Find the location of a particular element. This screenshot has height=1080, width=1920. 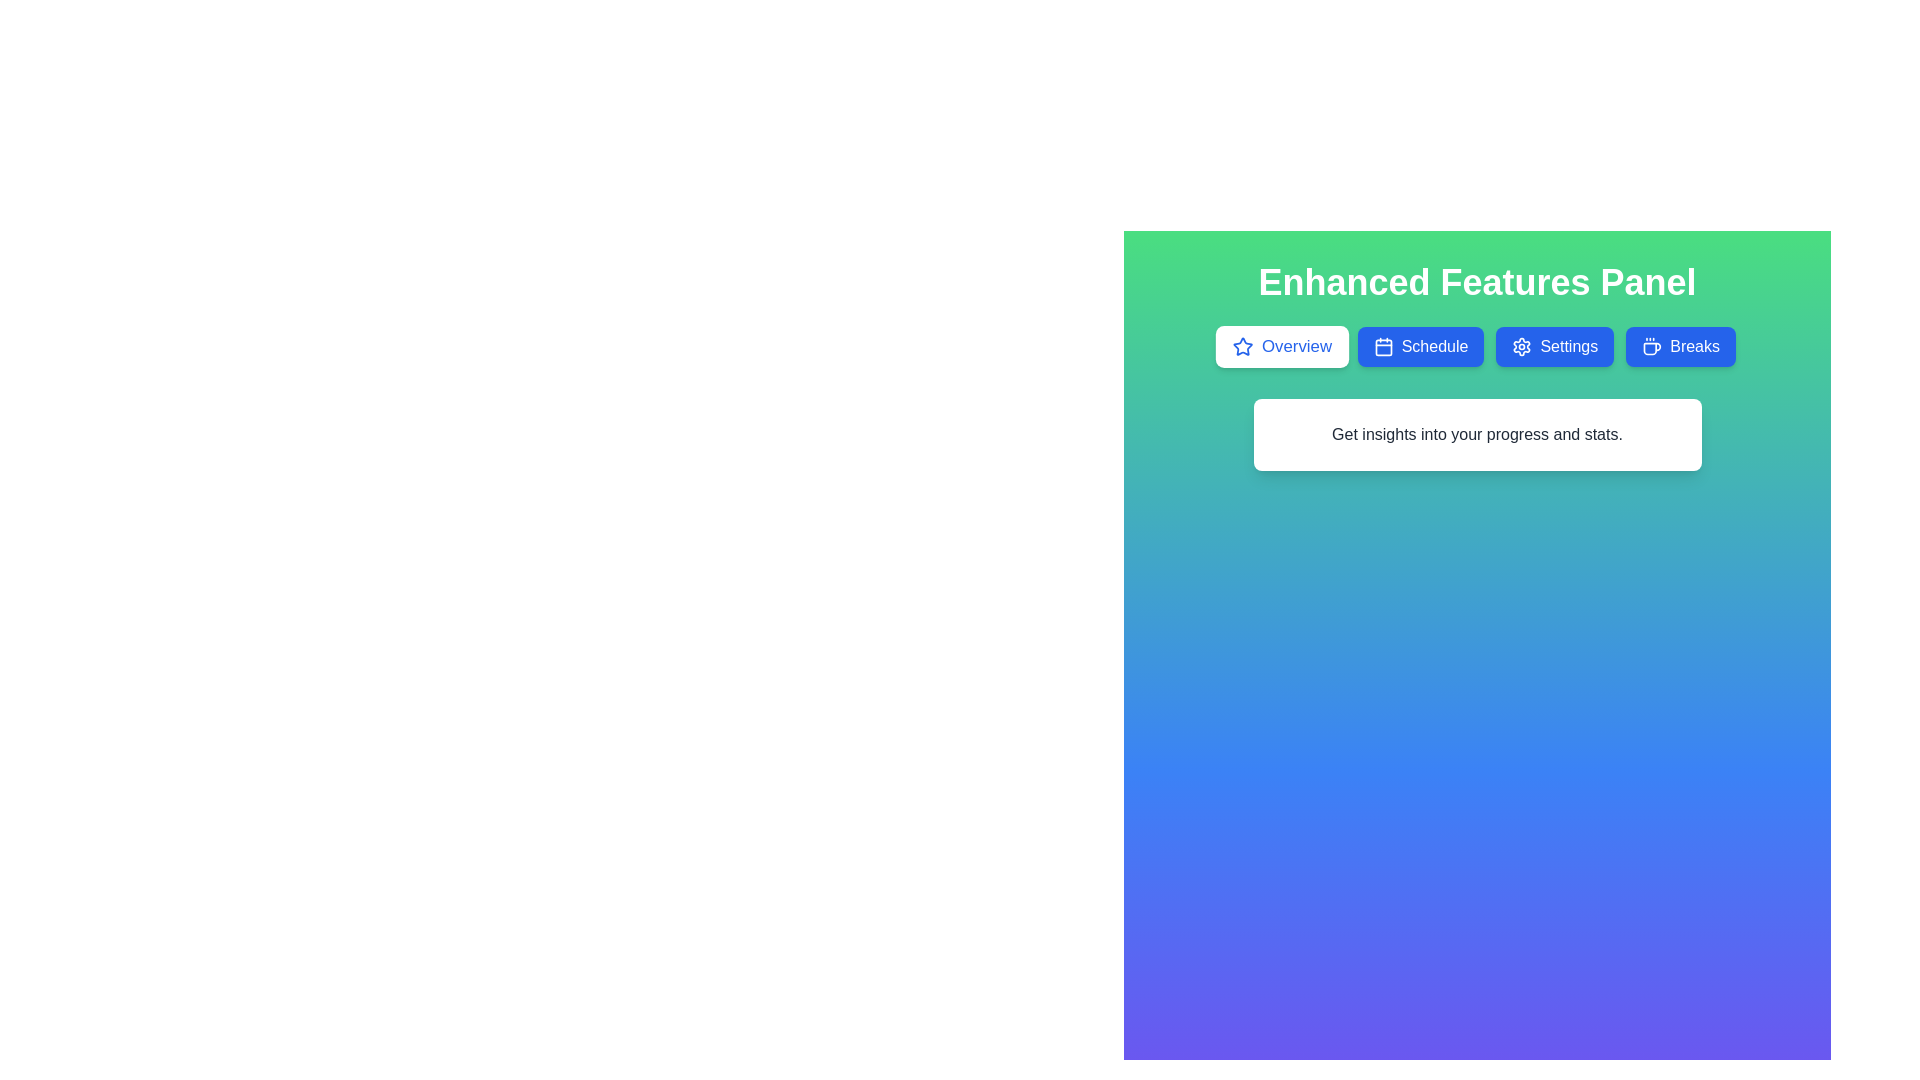

the blue rectangular button with rounded corners labeled 'Breaks', located under the 'Enhanced Features Panel' is located at coordinates (1680, 346).